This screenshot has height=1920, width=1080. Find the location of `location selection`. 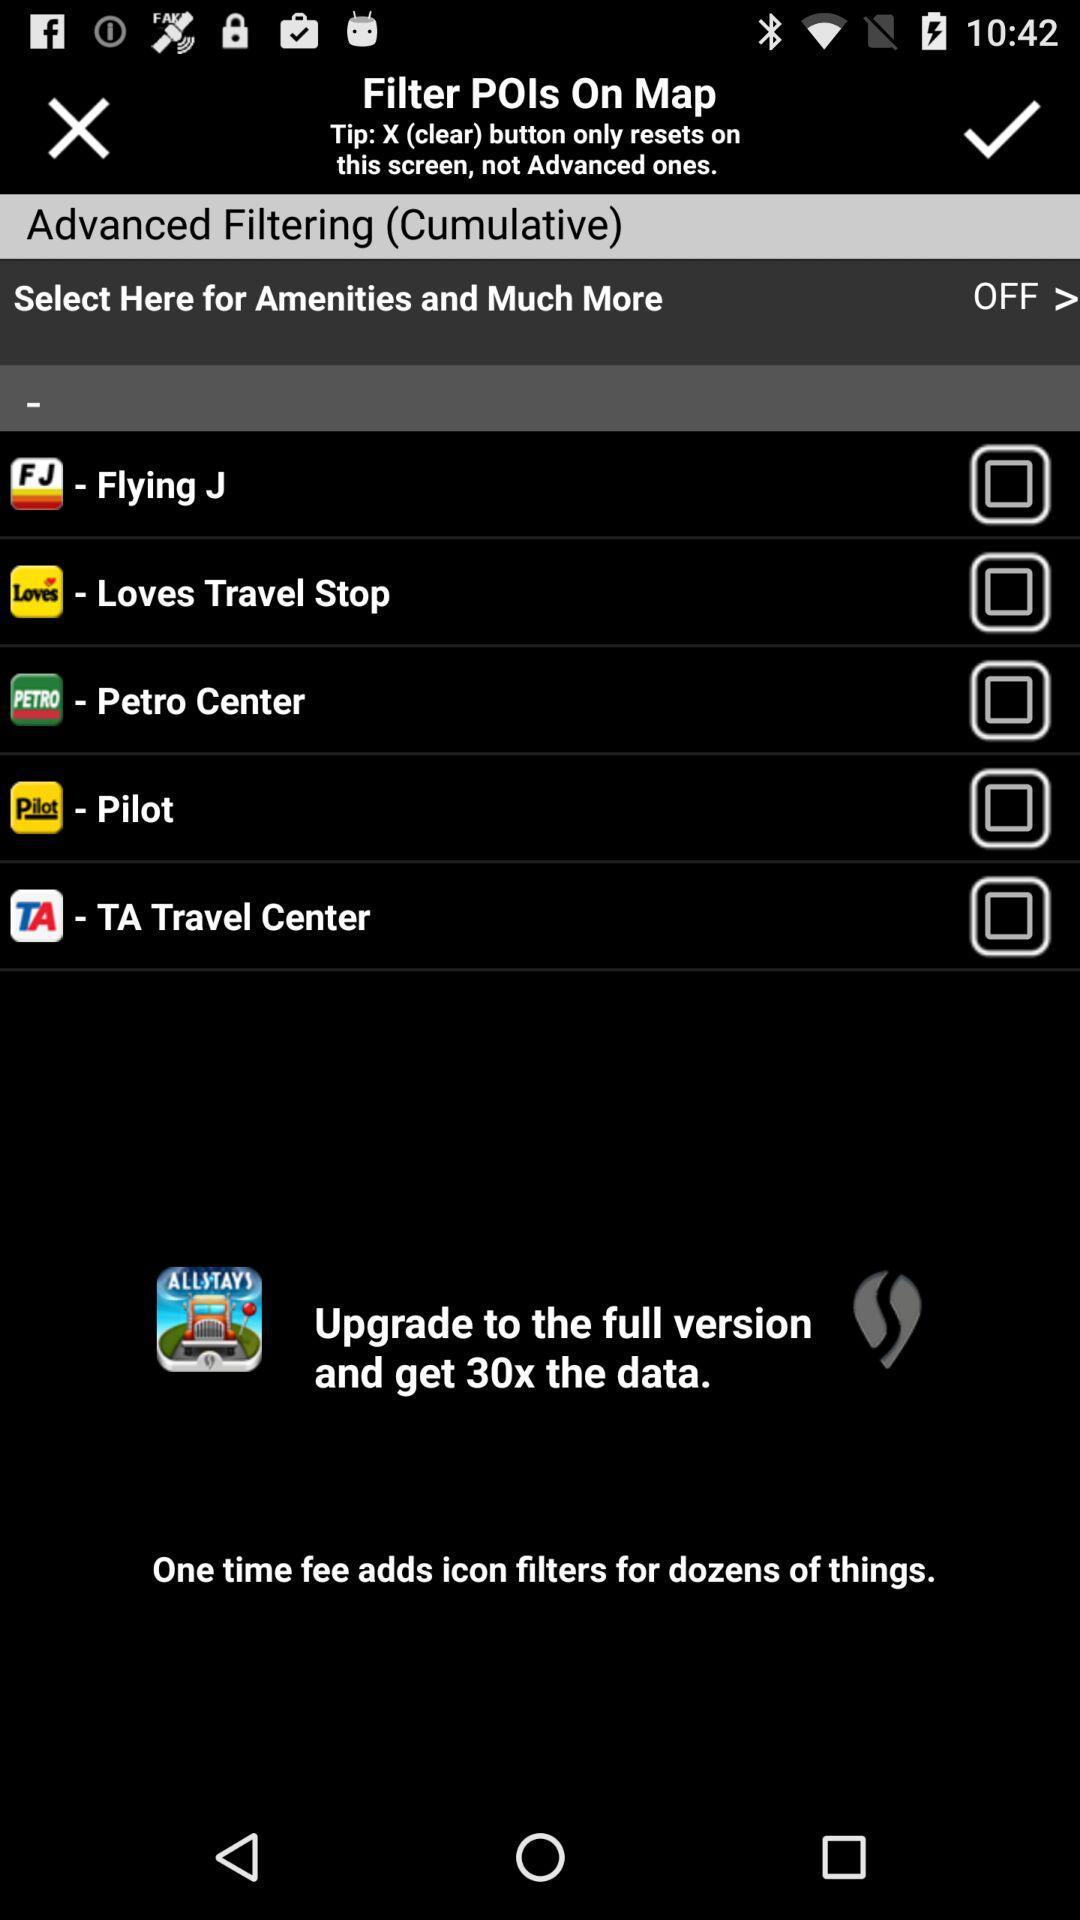

location selection is located at coordinates (1019, 590).